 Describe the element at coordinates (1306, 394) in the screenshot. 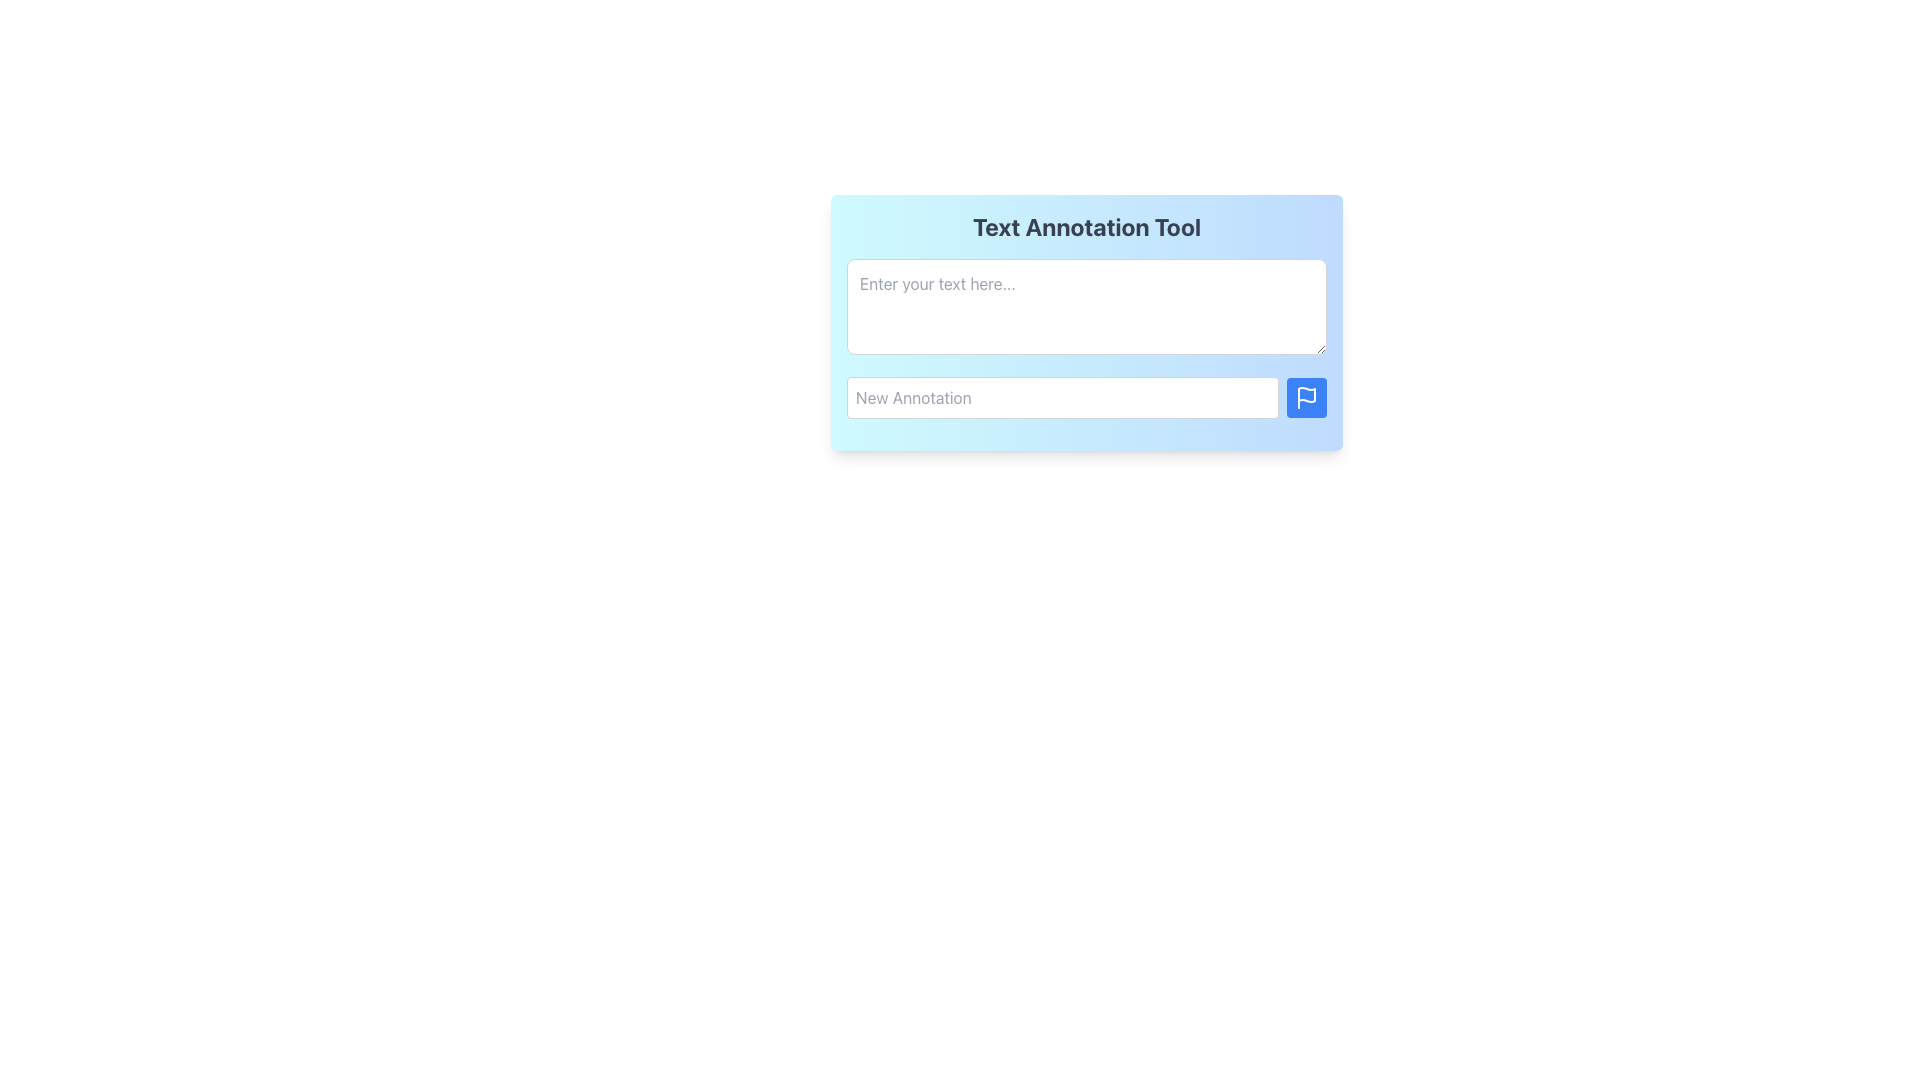

I see `the flag icon located within the blue button at the far-right of the 'New Annotation' text input field` at that location.